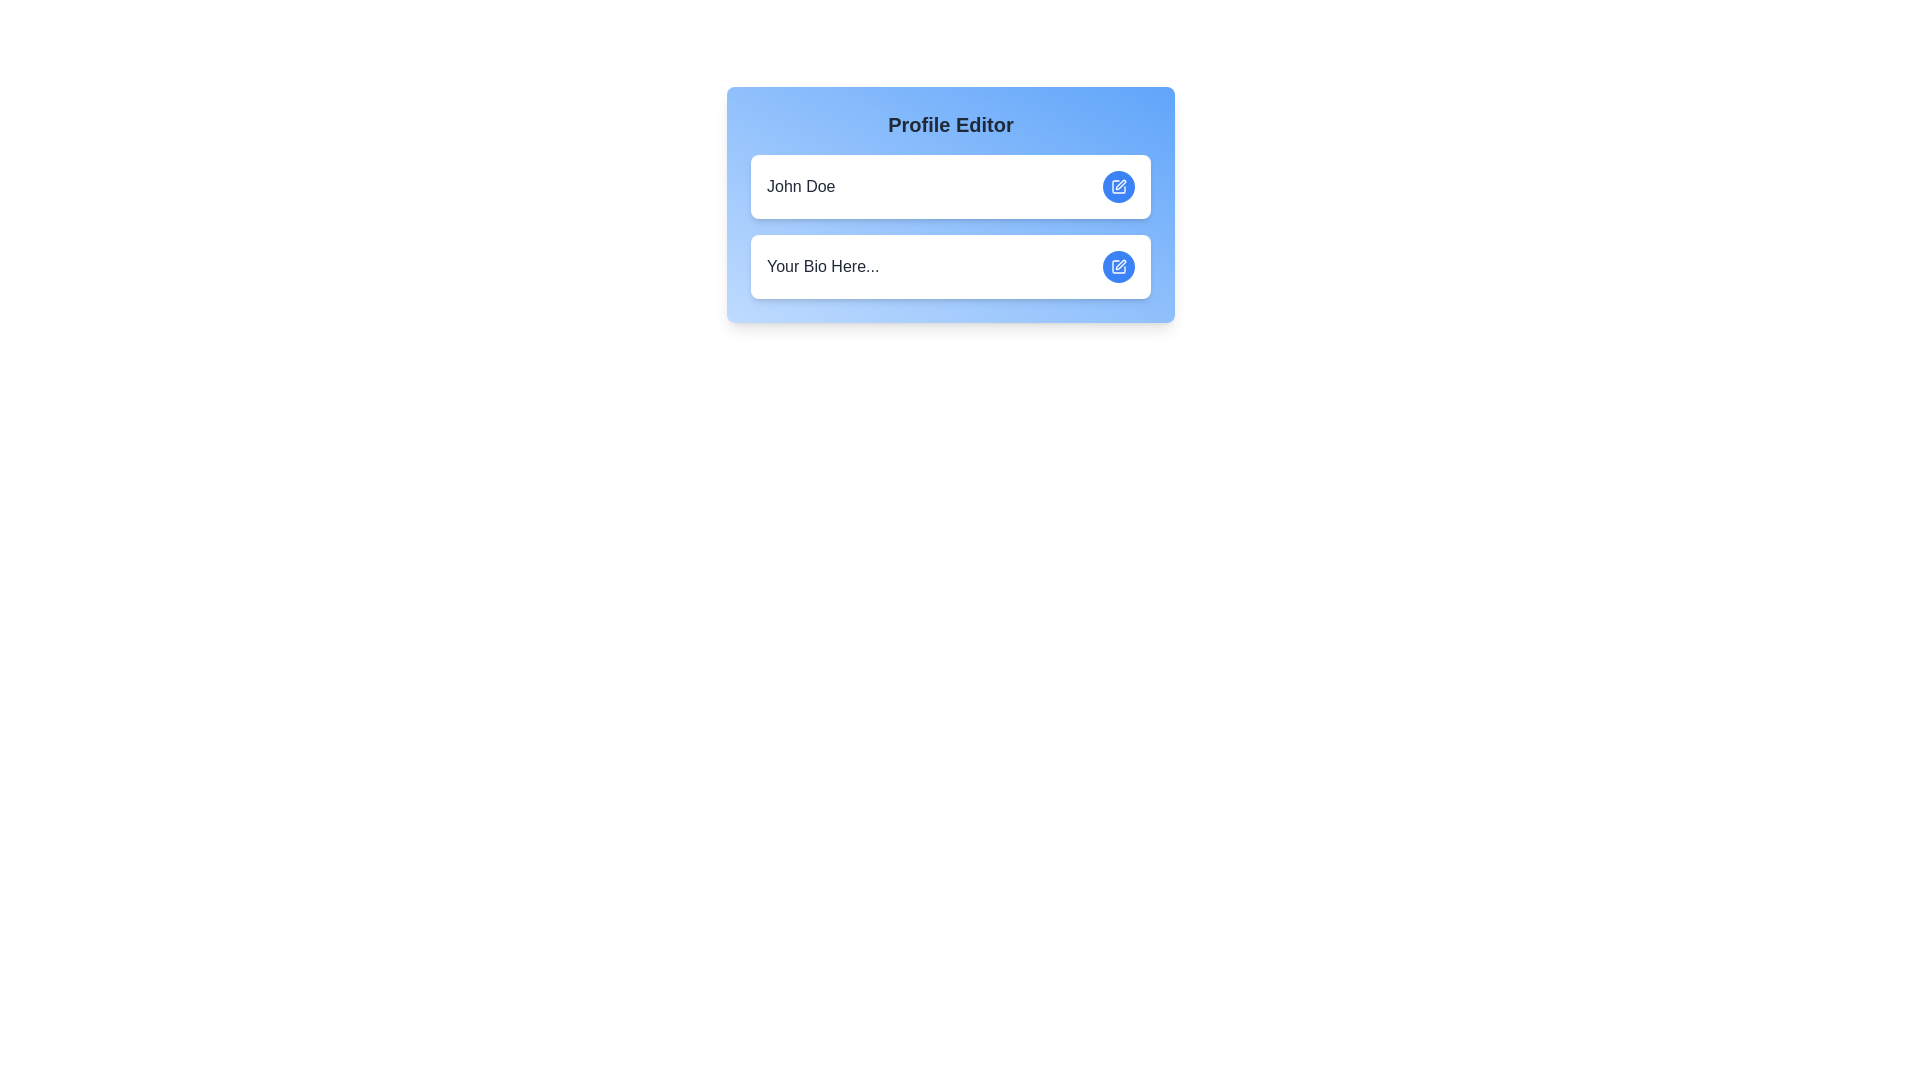 The height and width of the screenshot is (1080, 1920). What do you see at coordinates (1117, 186) in the screenshot?
I see `the edit button located to the right of the 'John Doe' input field in the Profile Editor interface` at bounding box center [1117, 186].